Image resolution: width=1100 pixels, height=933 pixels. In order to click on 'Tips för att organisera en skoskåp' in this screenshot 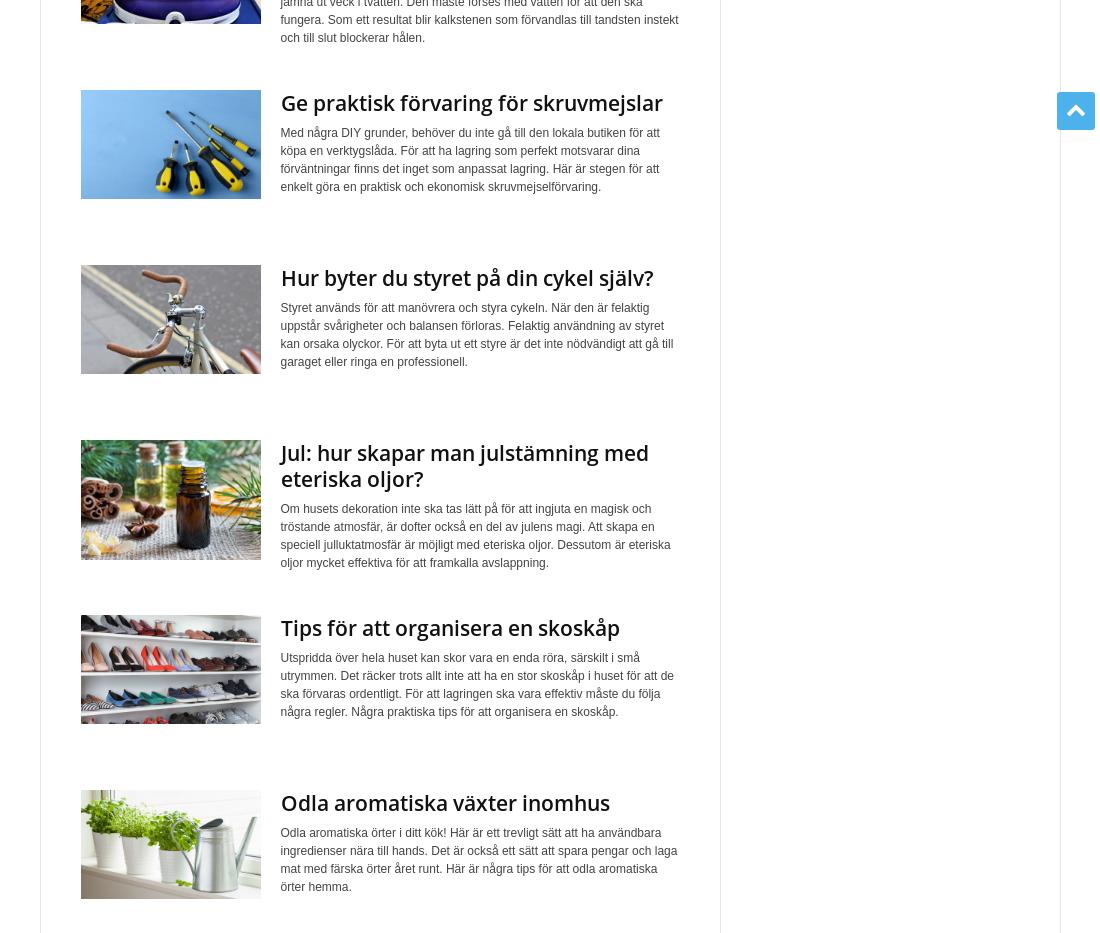, I will do `click(448, 627)`.